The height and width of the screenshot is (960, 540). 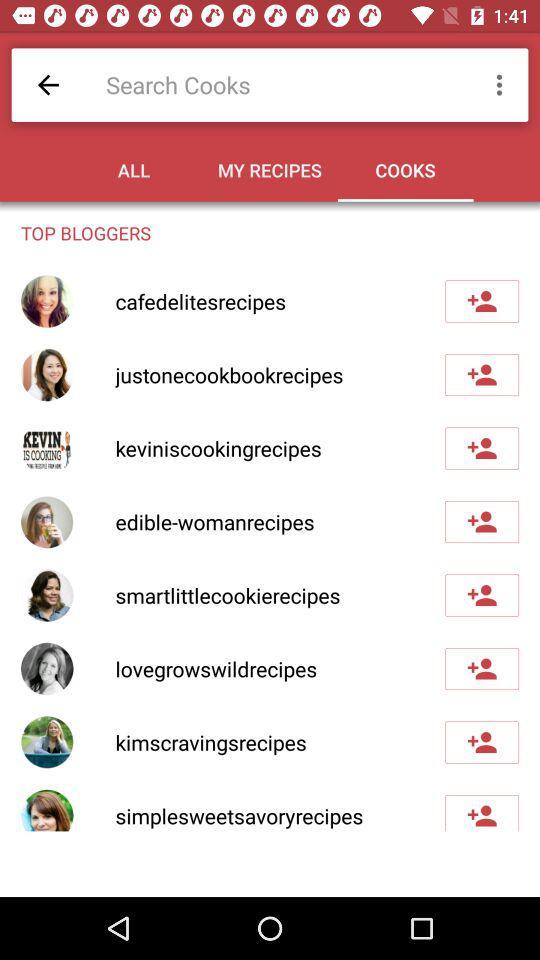 I want to click on friend, so click(x=481, y=741).